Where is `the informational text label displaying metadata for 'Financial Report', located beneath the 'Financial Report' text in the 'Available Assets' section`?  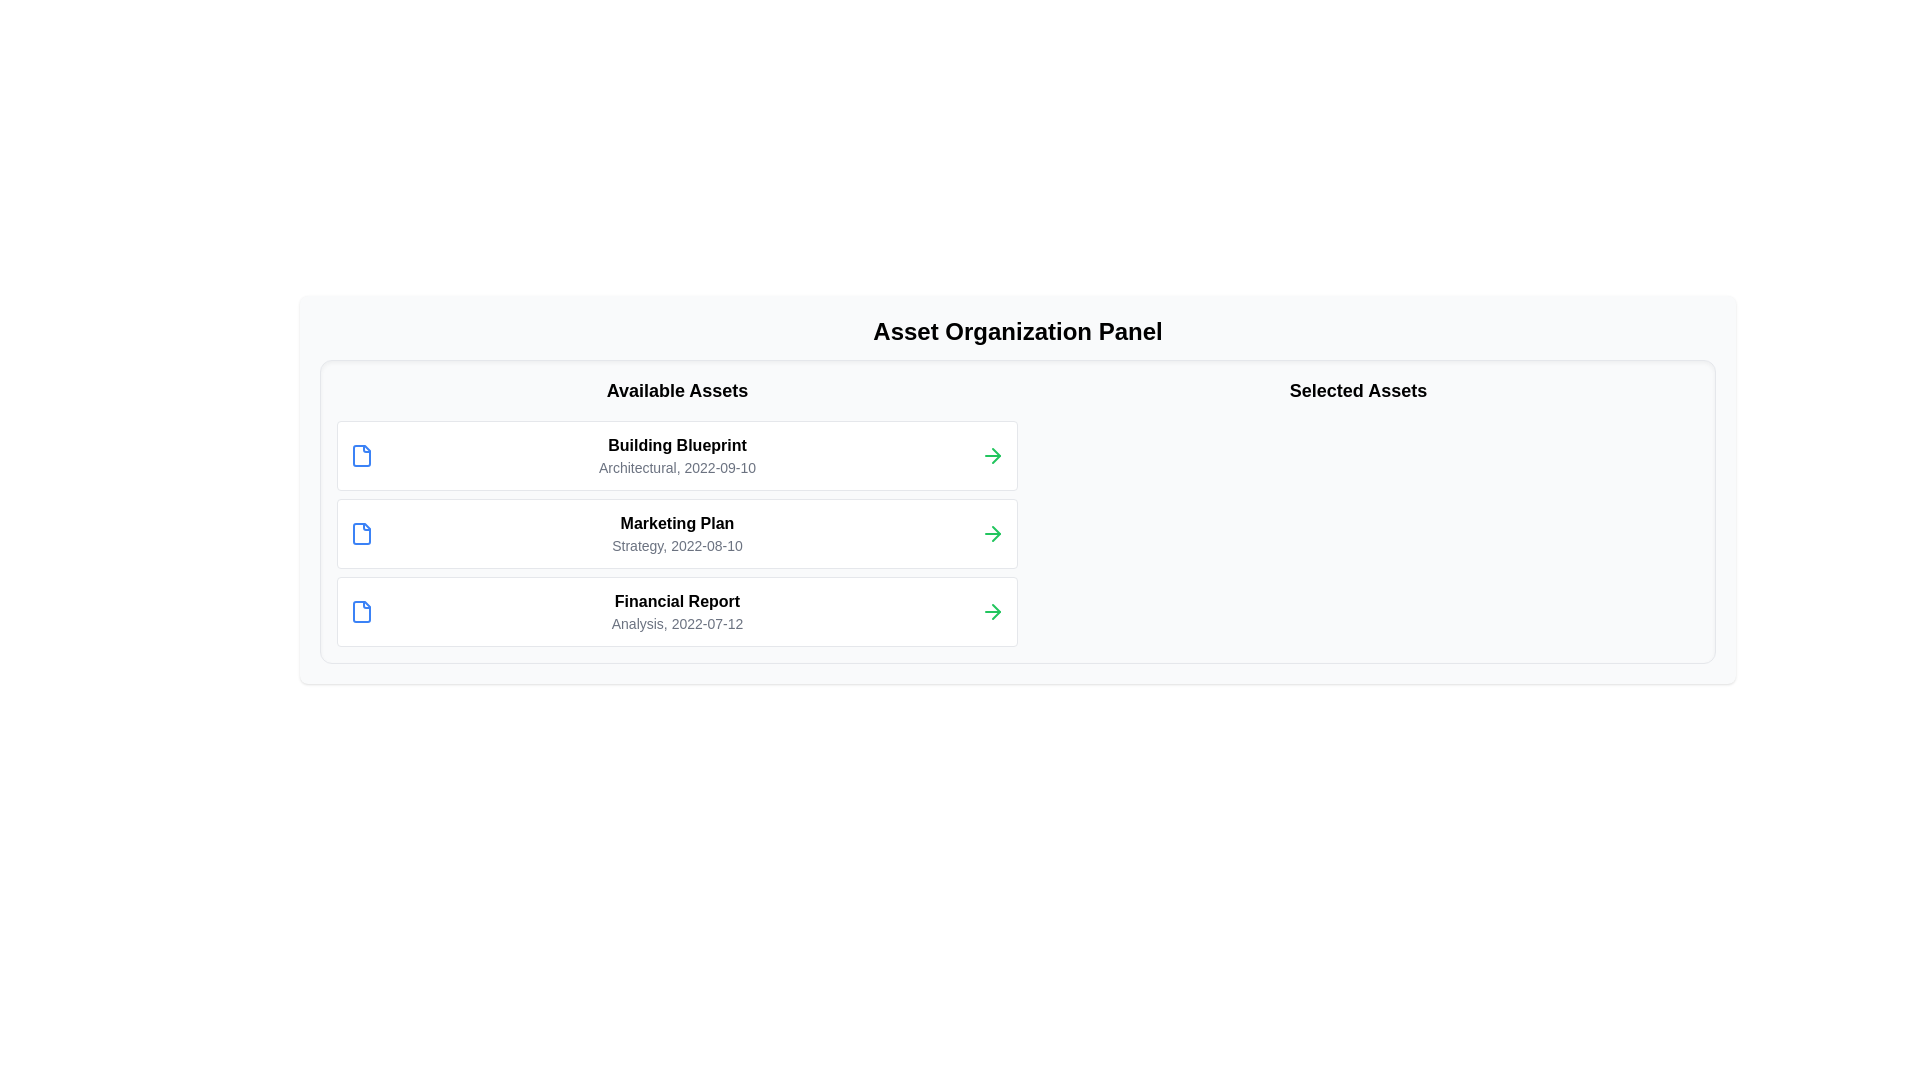
the informational text label displaying metadata for 'Financial Report', located beneath the 'Financial Report' text in the 'Available Assets' section is located at coordinates (677, 623).